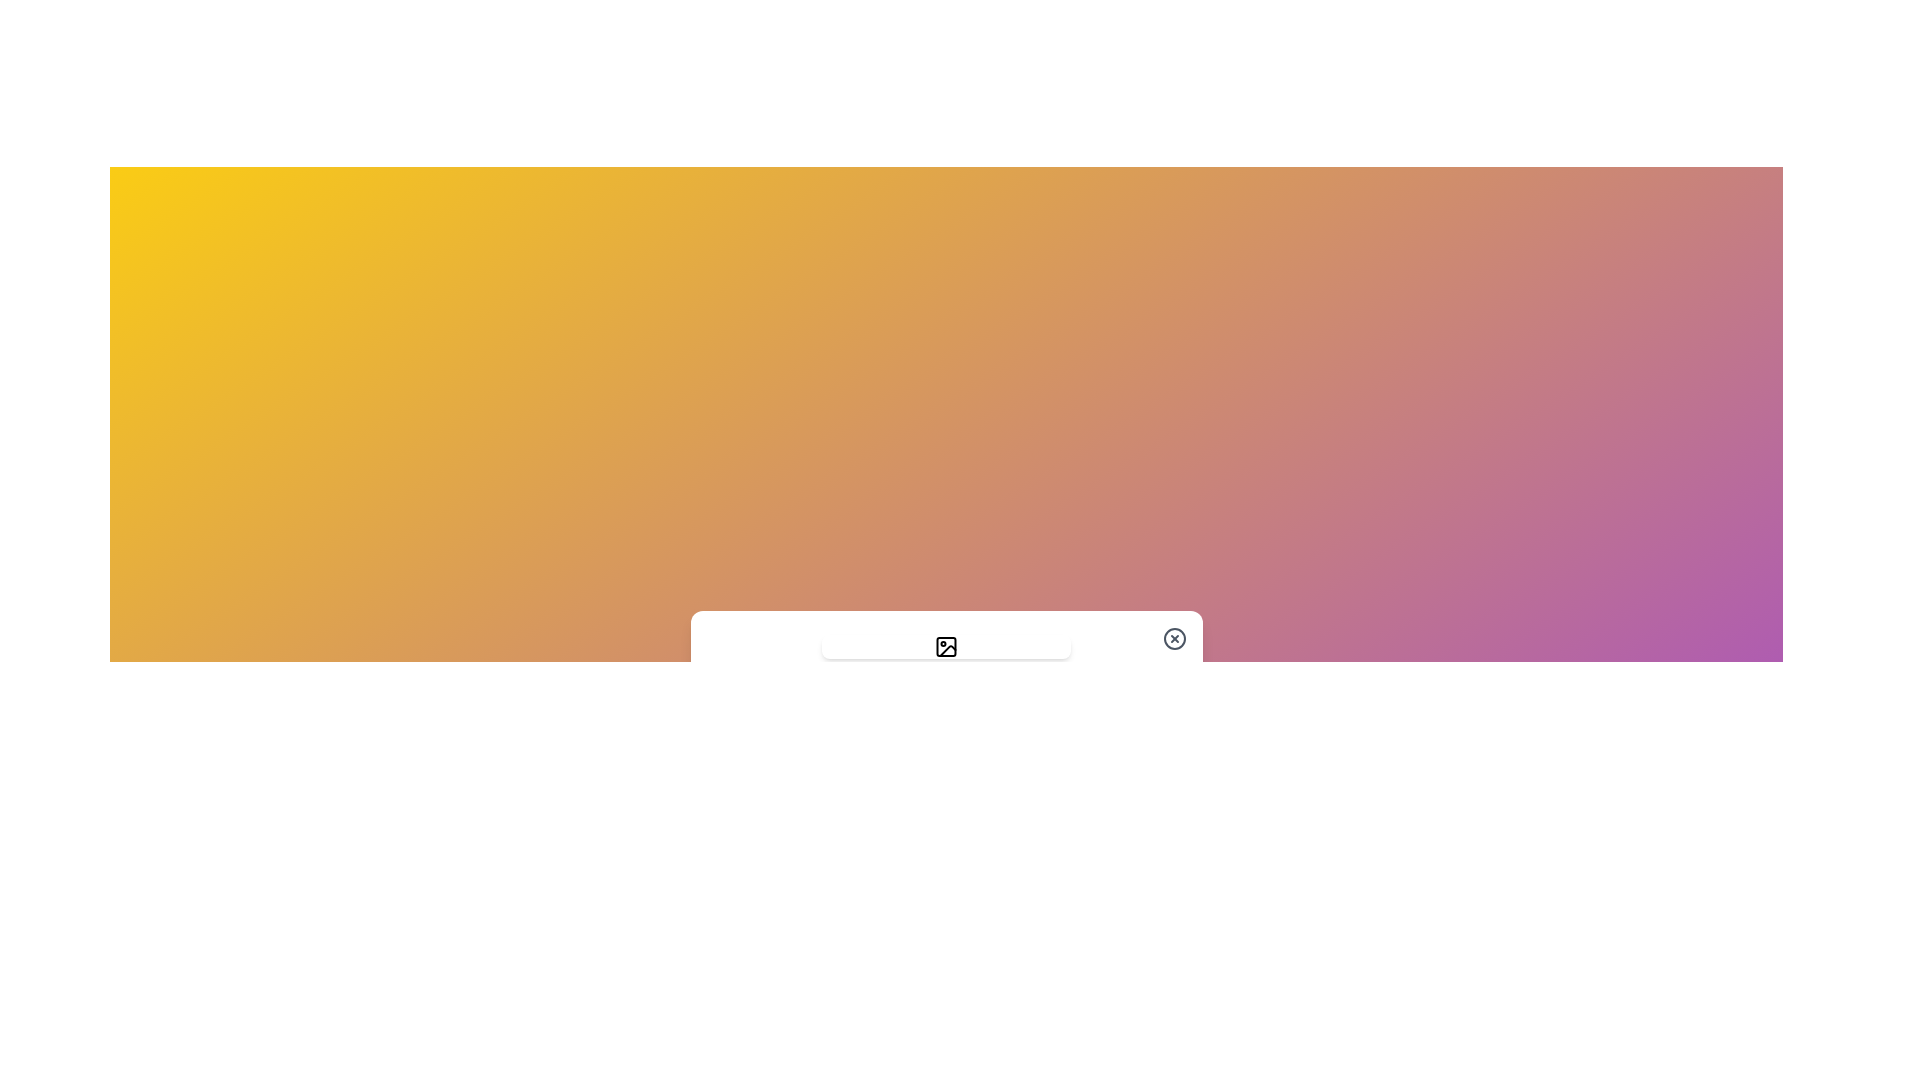 Image resolution: width=1920 pixels, height=1080 pixels. I want to click on the close button located in the bottom-right section of the interface, so click(1174, 639).